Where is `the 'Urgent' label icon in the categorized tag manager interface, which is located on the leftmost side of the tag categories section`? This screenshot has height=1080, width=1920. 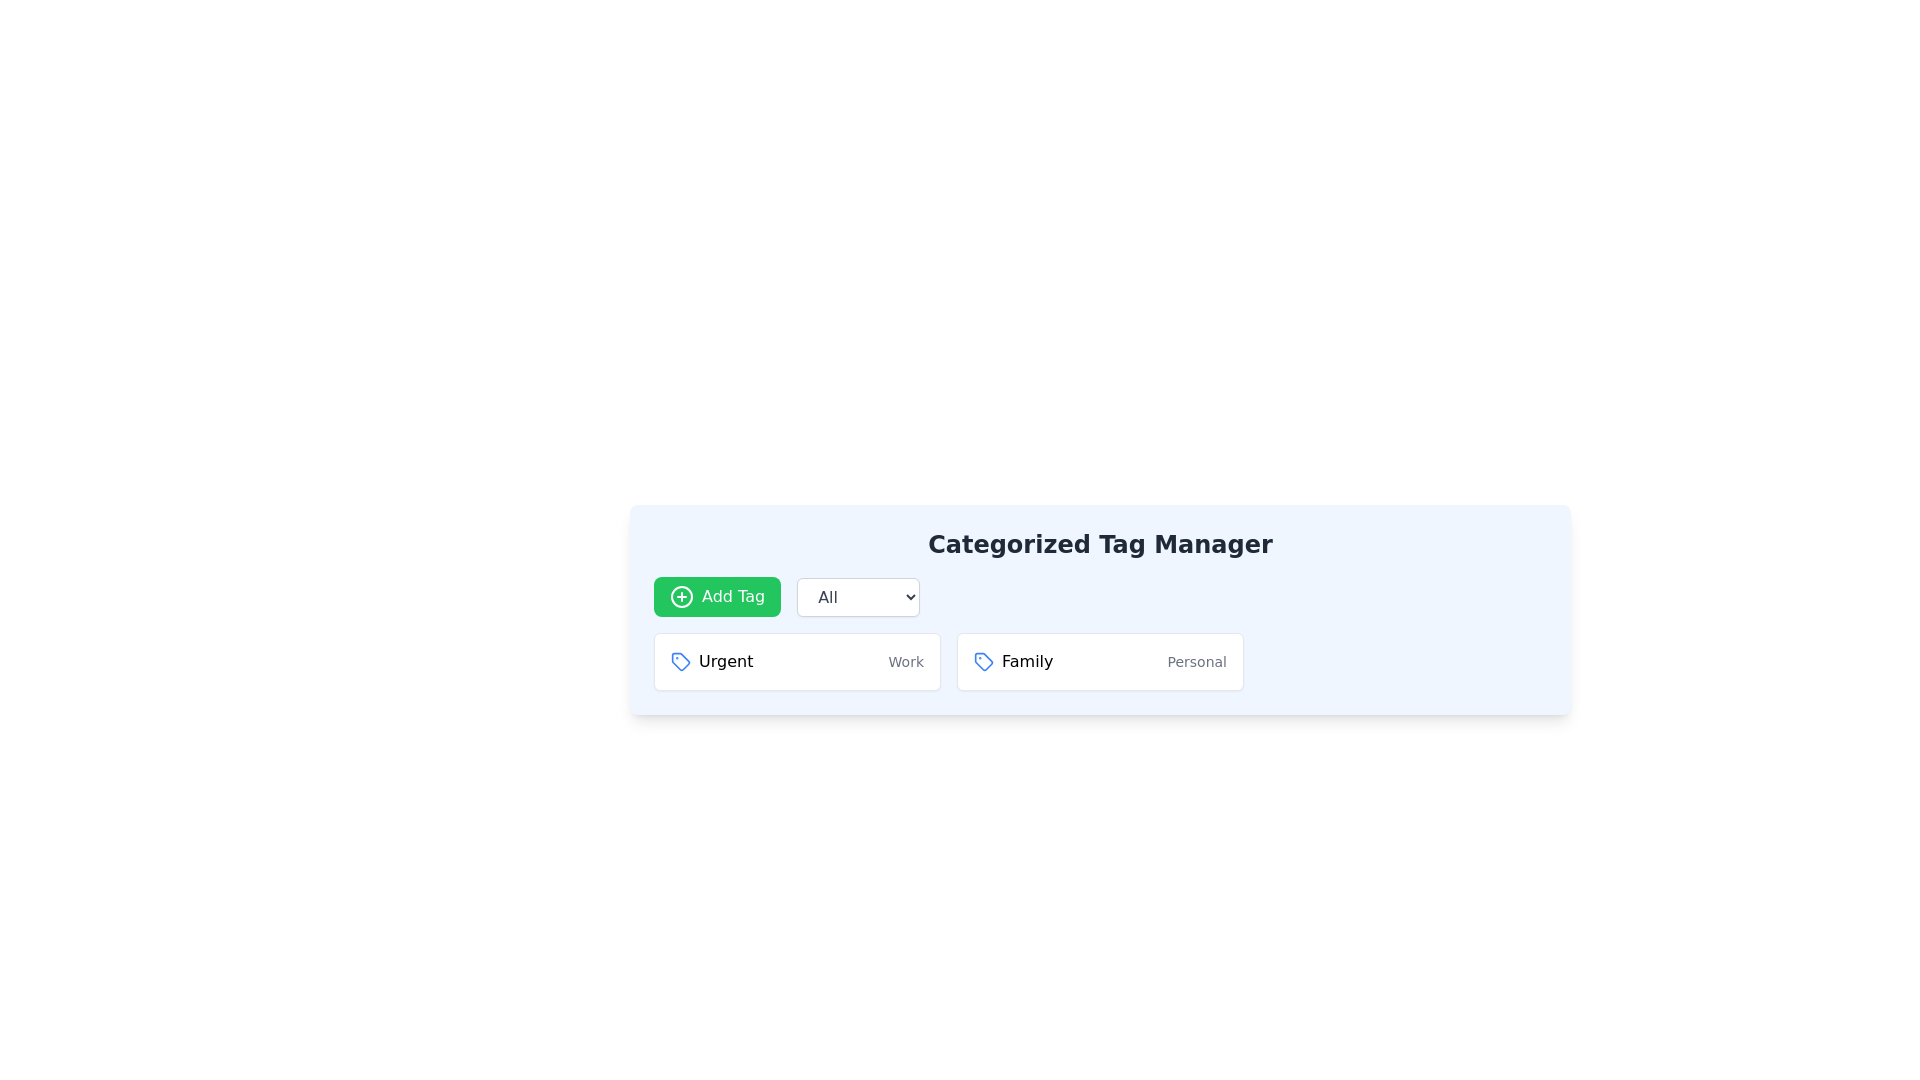
the 'Urgent' label icon in the categorized tag manager interface, which is located on the leftmost side of the tag categories section is located at coordinates (681, 662).